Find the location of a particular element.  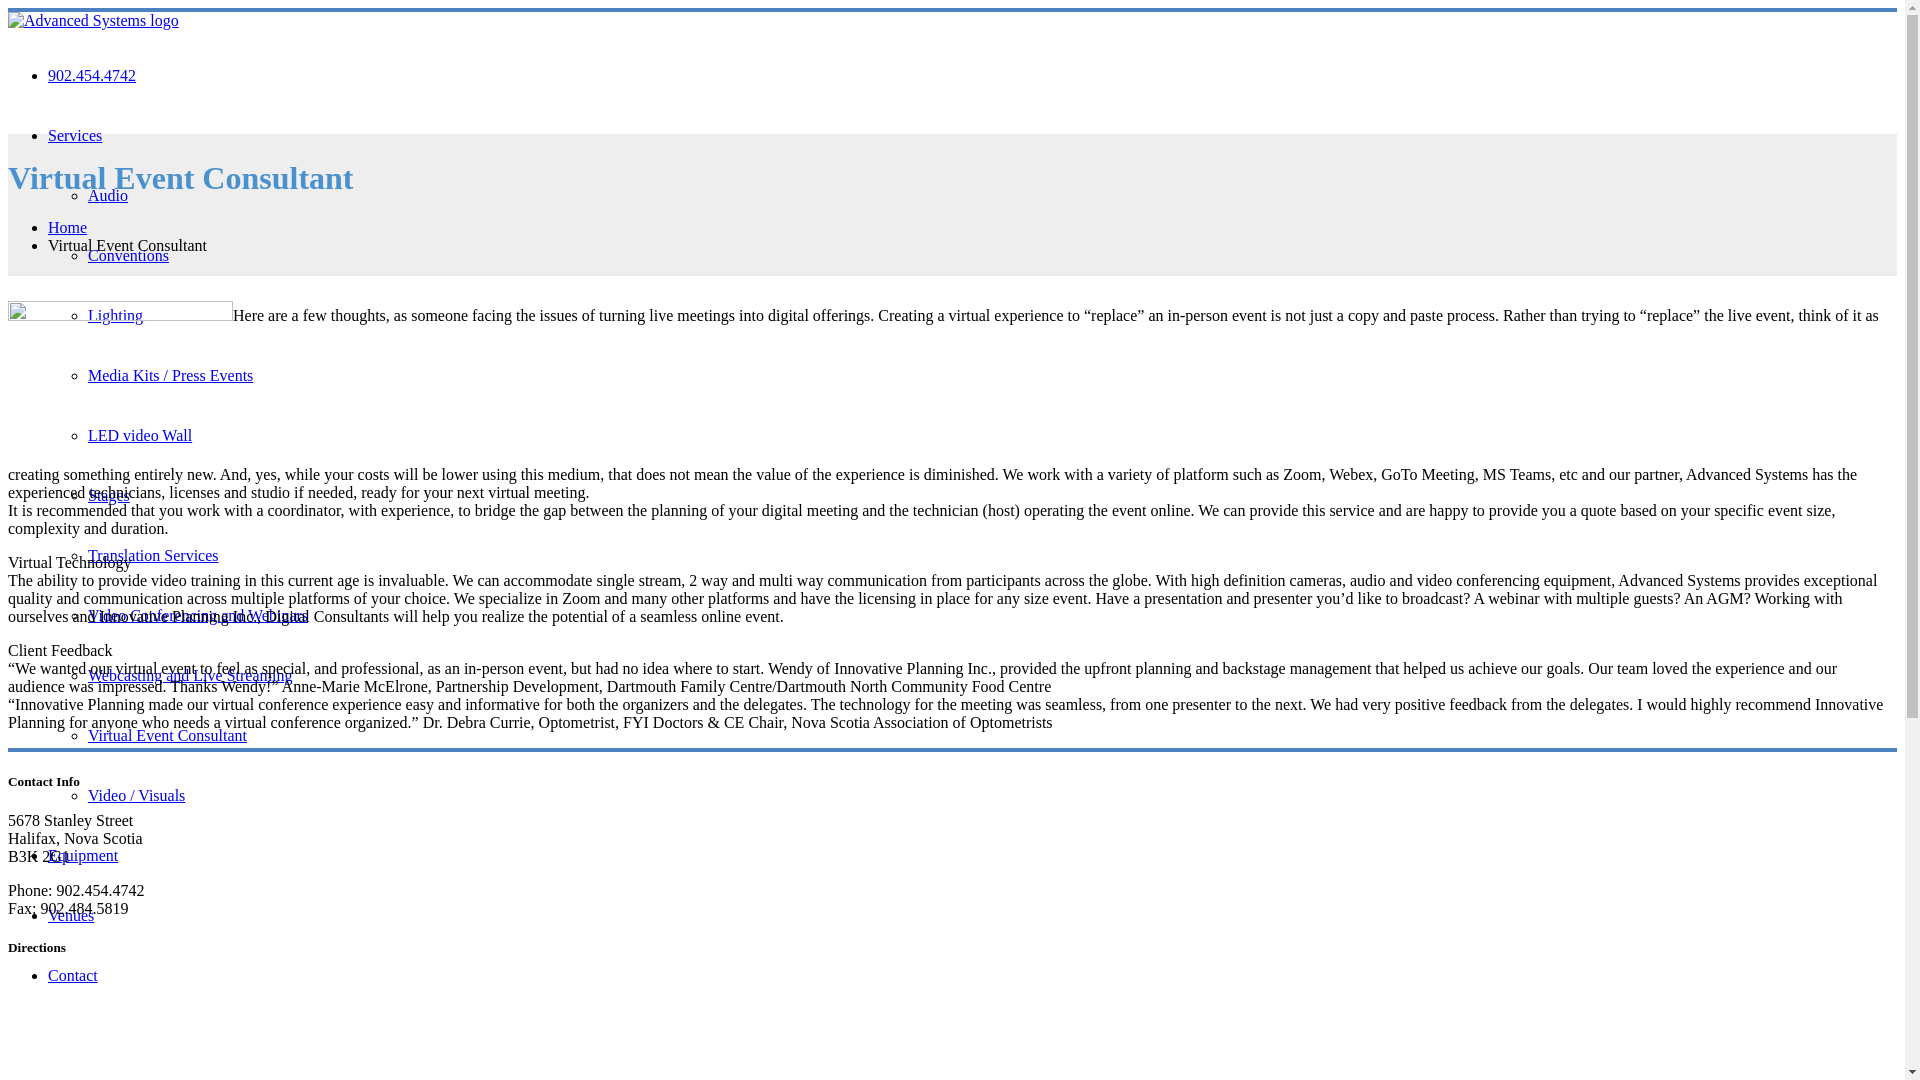

'902.454.4742' is located at coordinates (48, 74).